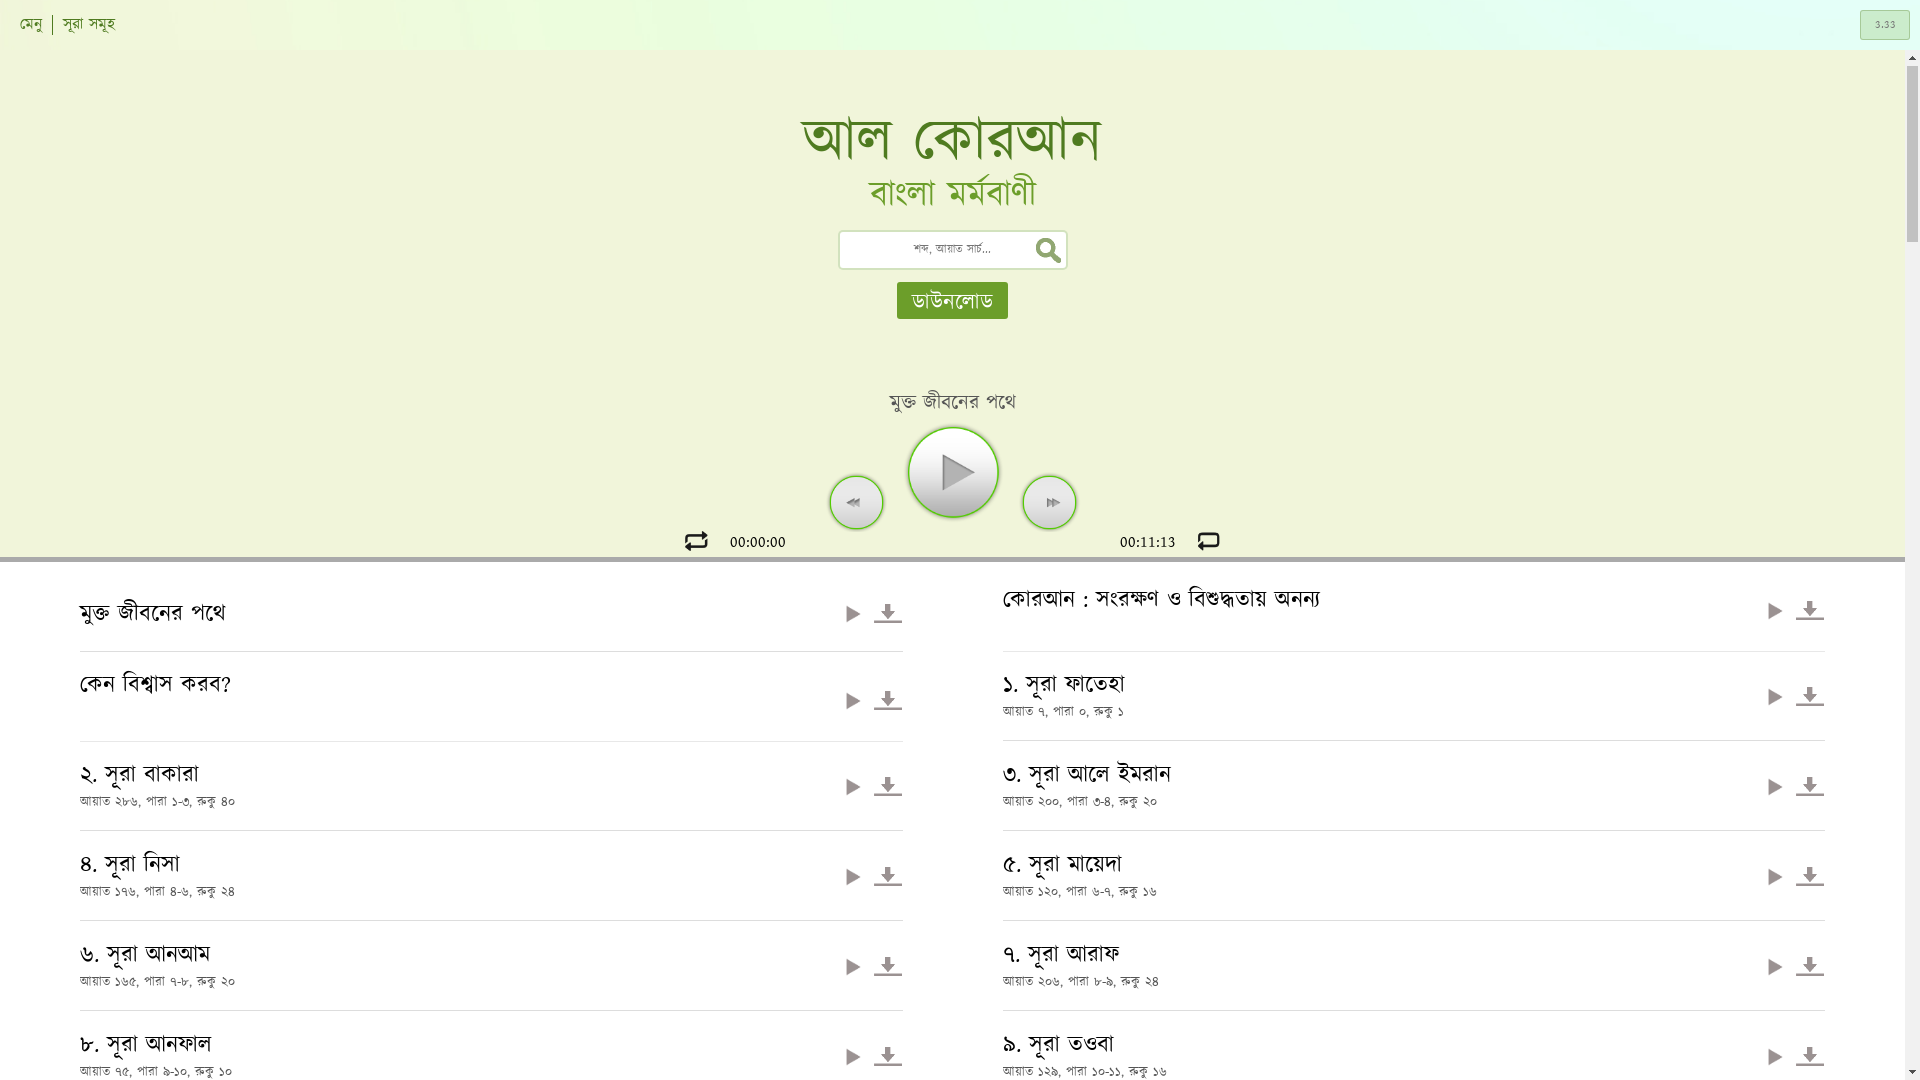  Describe the element at coordinates (838, 965) in the screenshot. I see `'Play'` at that location.